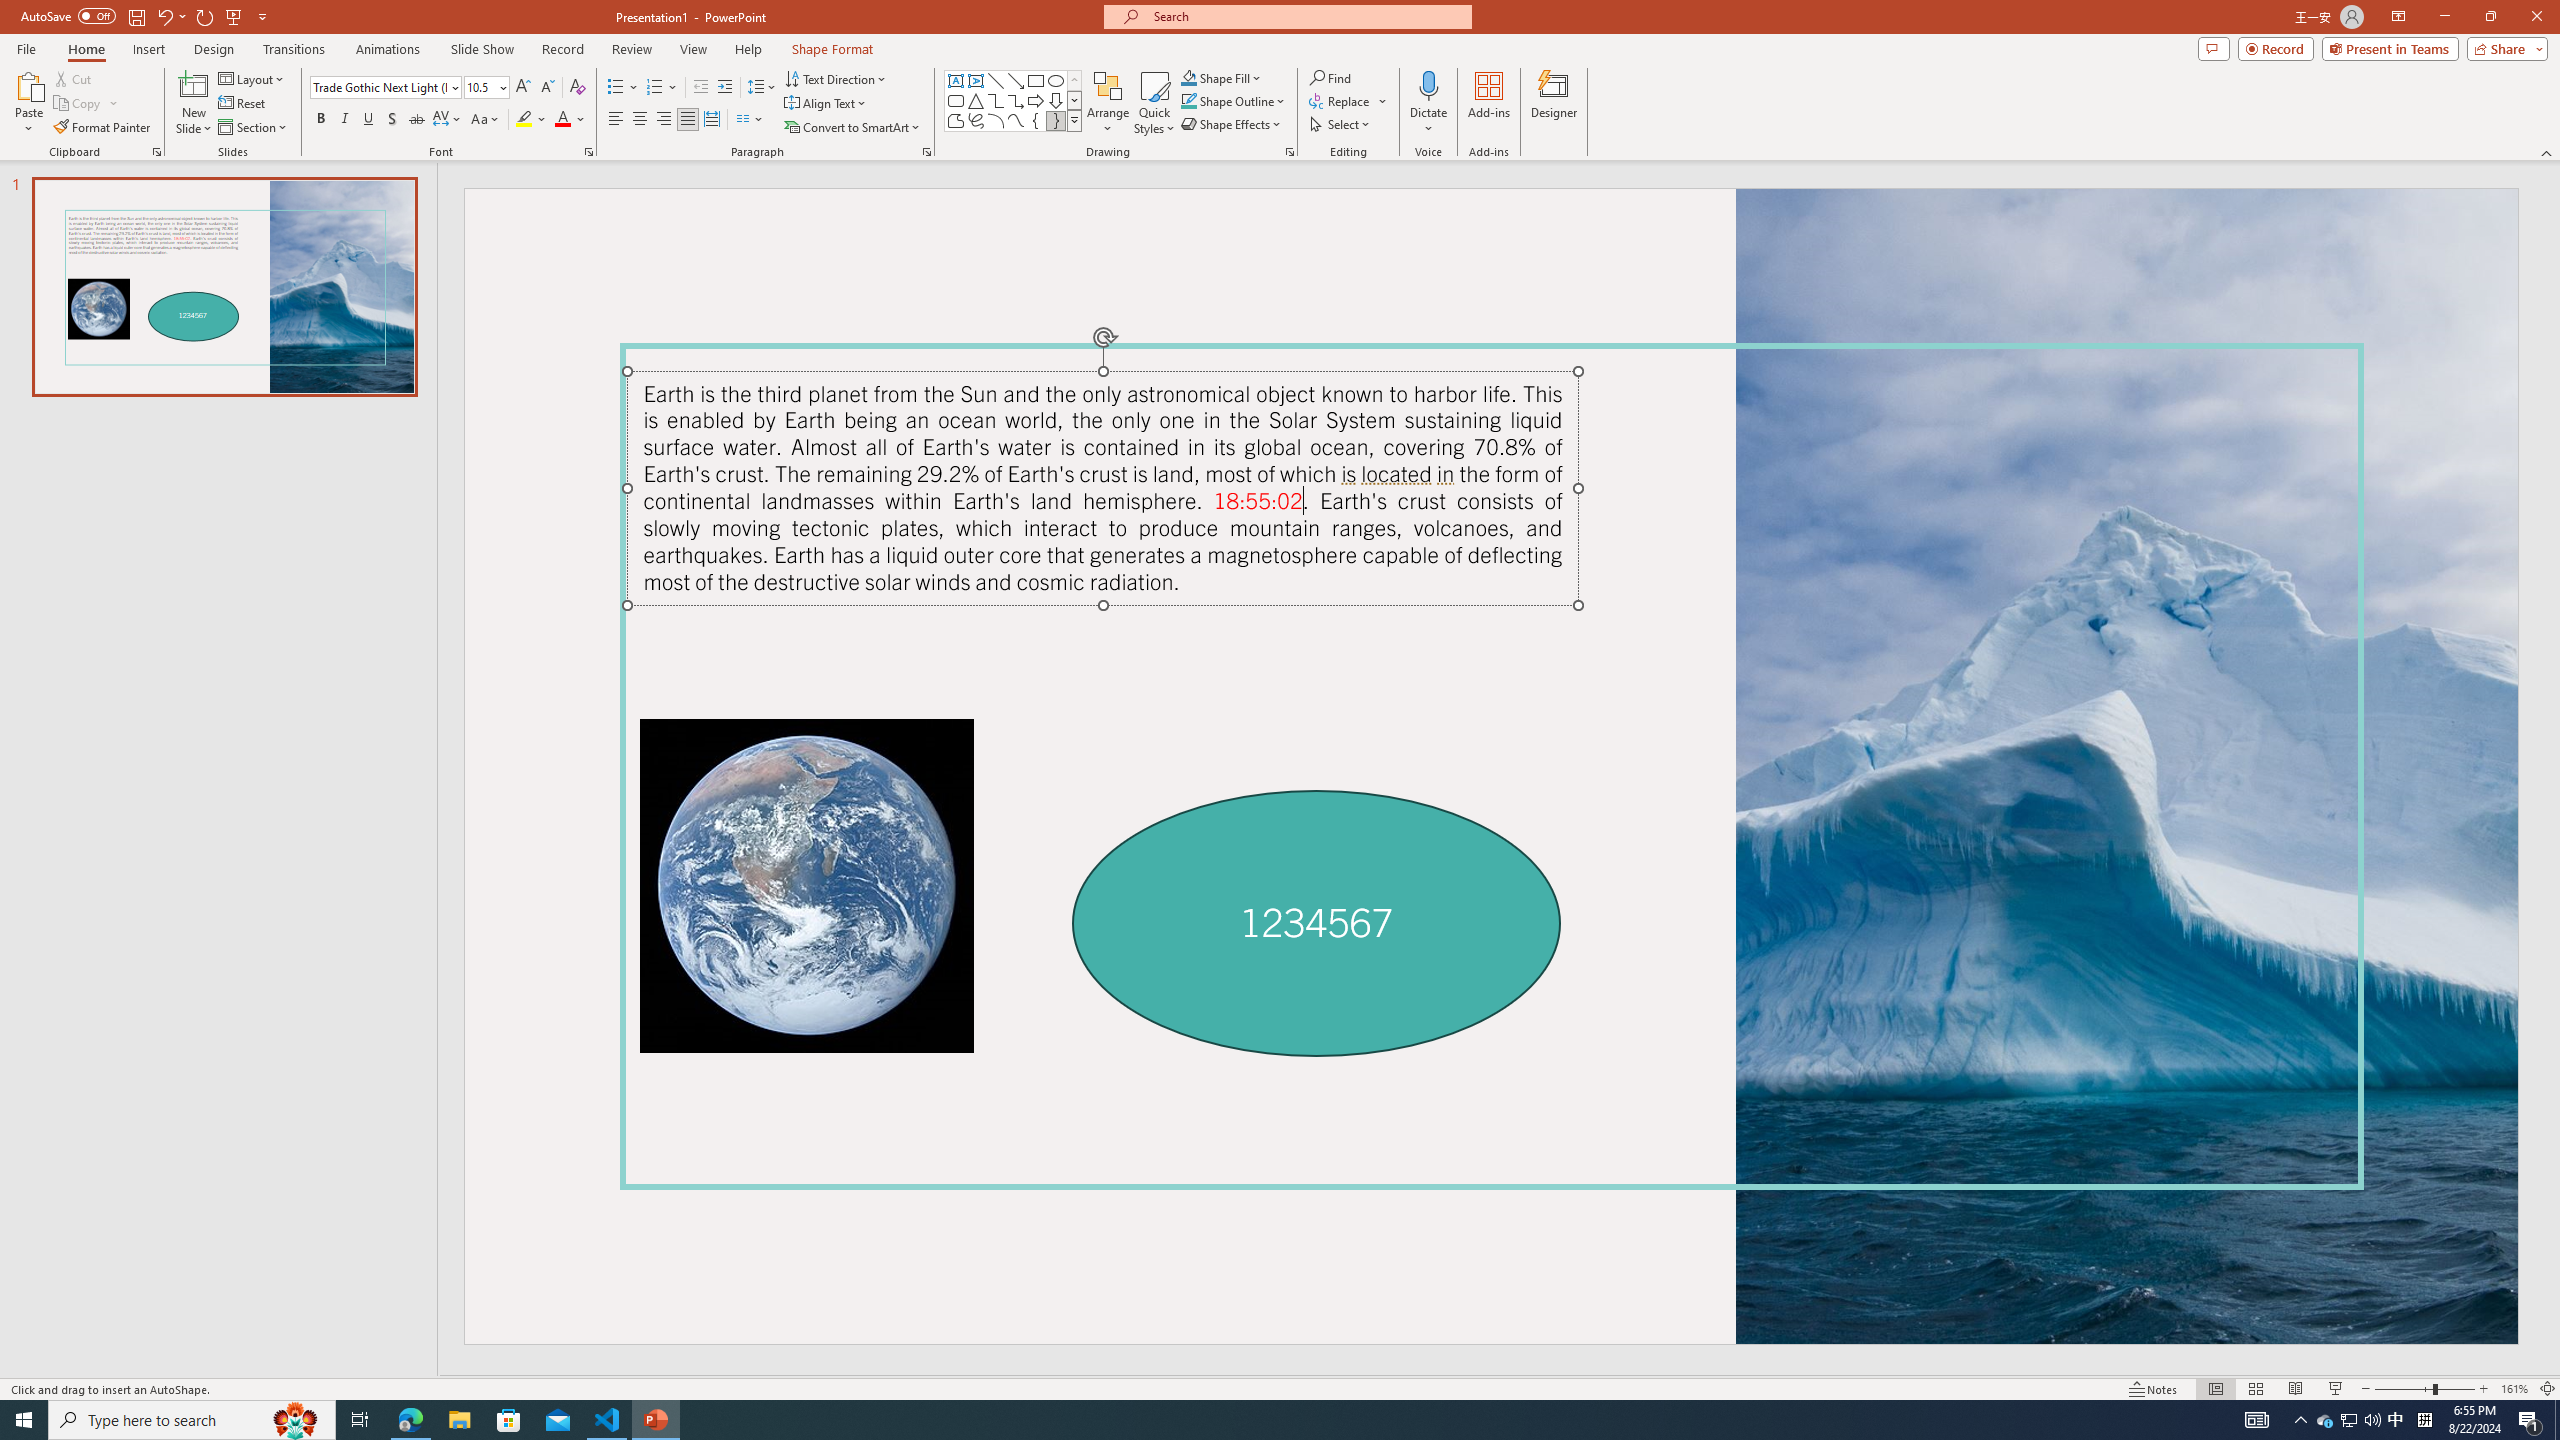 The image size is (2560, 1440). Describe the element at coordinates (448, 118) in the screenshot. I see `'Character Spacing'` at that location.